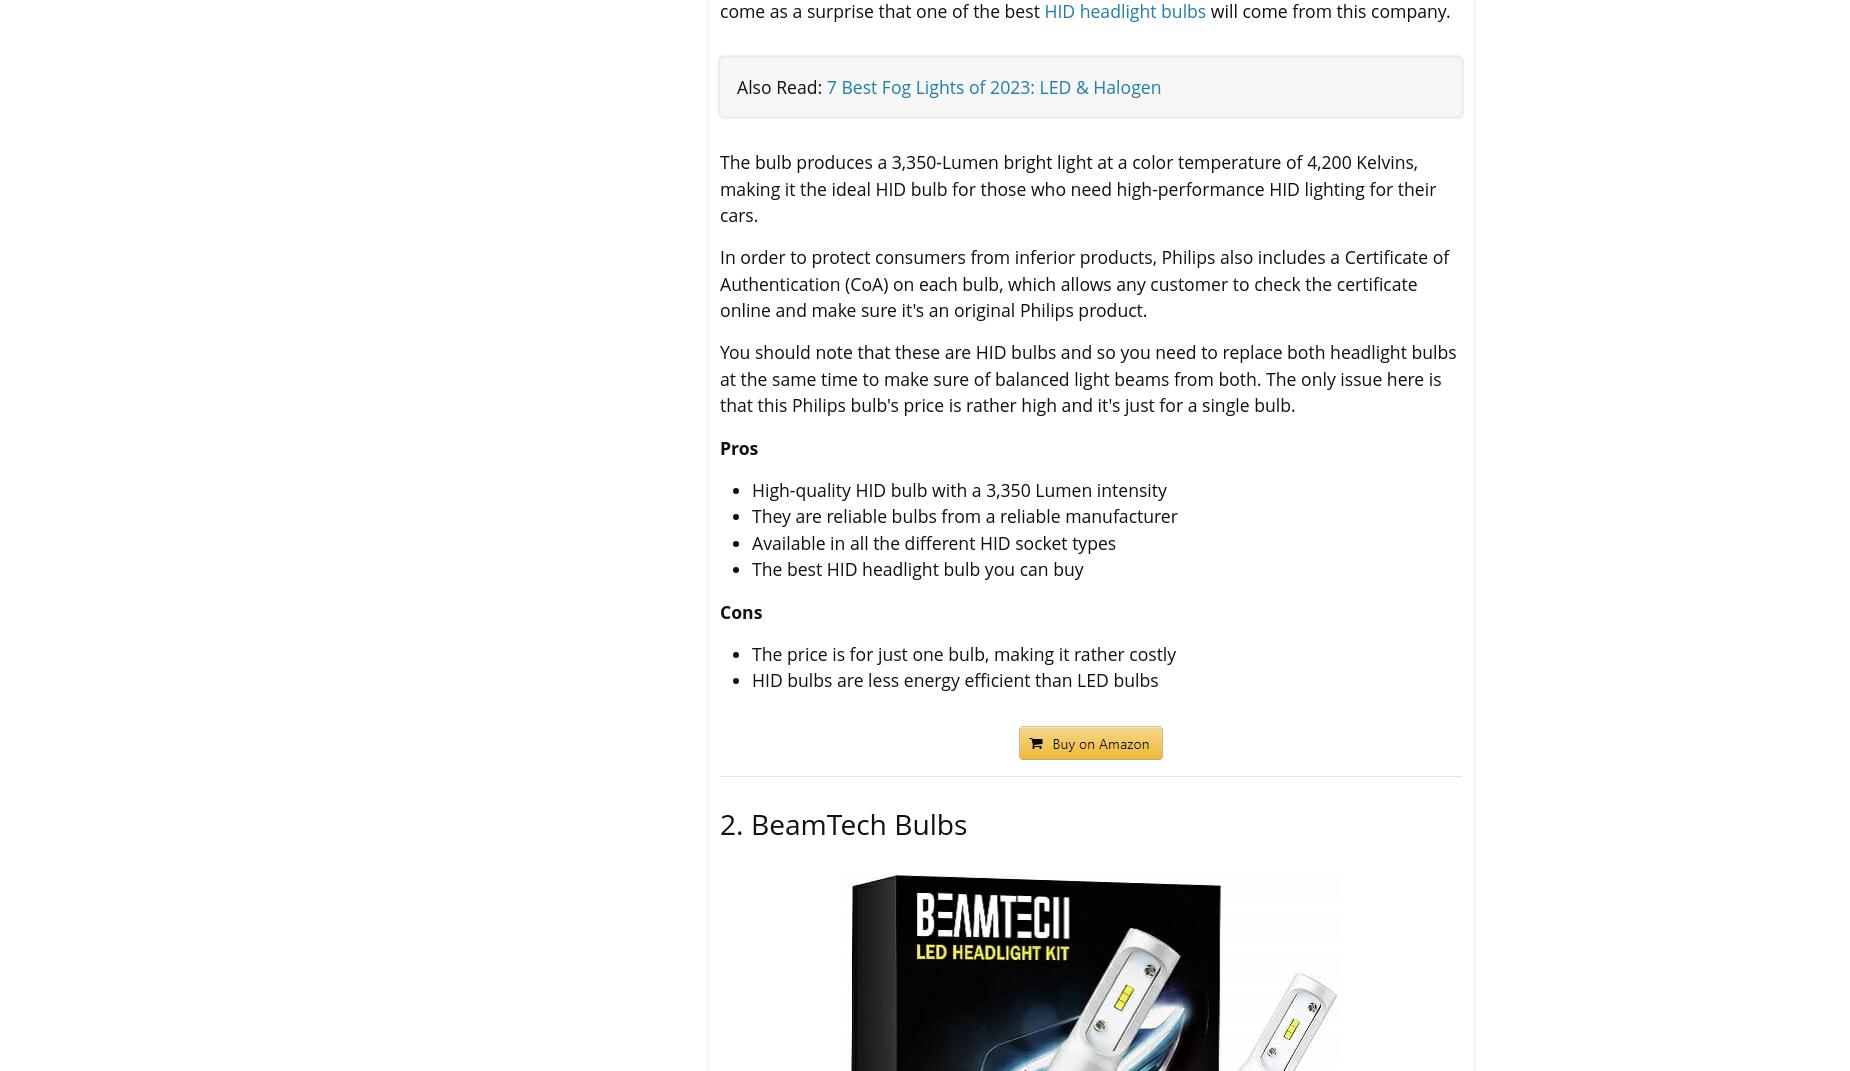  What do you see at coordinates (1083, 283) in the screenshot?
I see `'In order to protect consumers from inferior products, Philips also includes a Certificate of Authentication (CoA) on each bulb, which allows any customer to check the certificate online and make sure it's an original Philips product.'` at bounding box center [1083, 283].